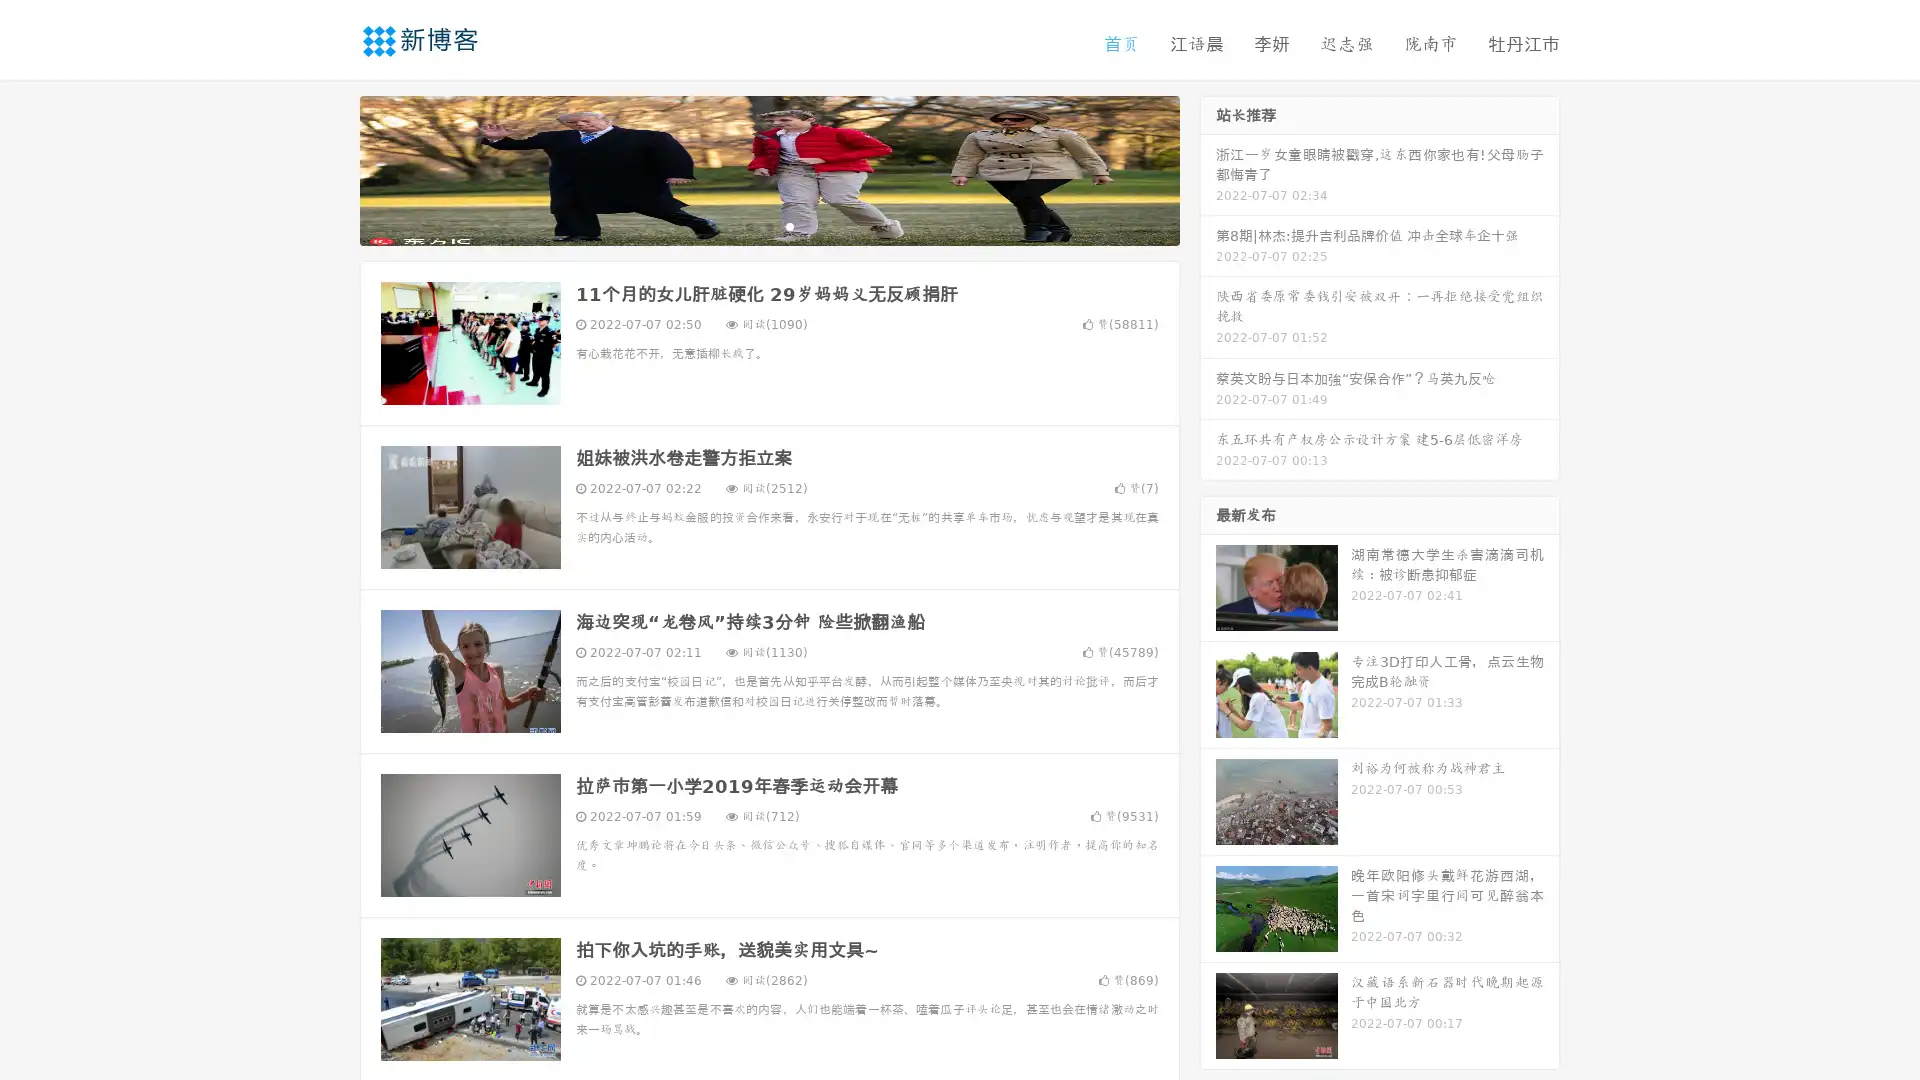 The width and height of the screenshot is (1920, 1080). I want to click on Previous slide, so click(330, 168).